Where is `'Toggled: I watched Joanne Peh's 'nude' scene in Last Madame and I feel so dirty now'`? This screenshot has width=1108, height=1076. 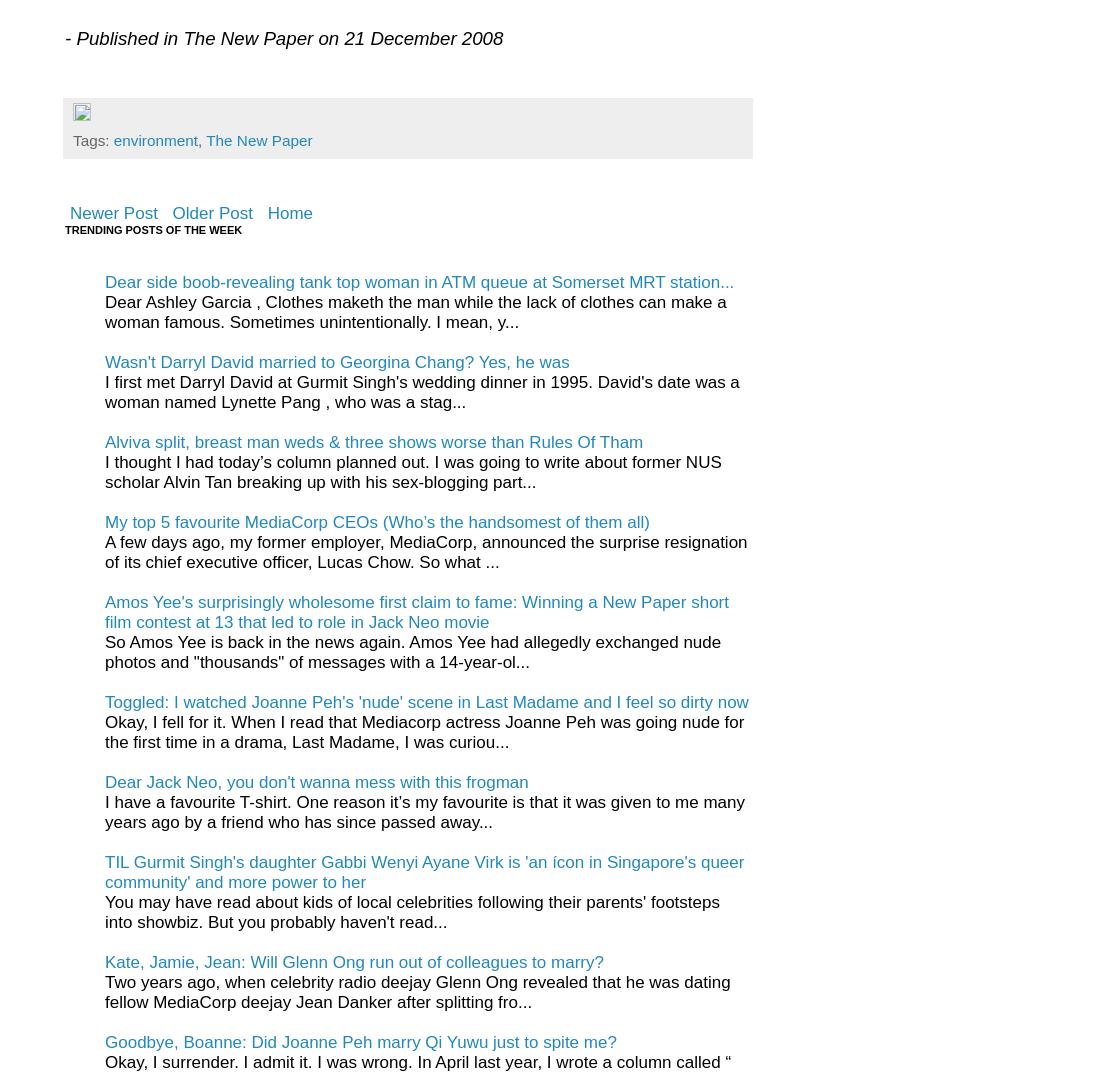
'Toggled: I watched Joanne Peh's 'nude' scene in Last Madame and I feel so dirty now' is located at coordinates (425, 702).